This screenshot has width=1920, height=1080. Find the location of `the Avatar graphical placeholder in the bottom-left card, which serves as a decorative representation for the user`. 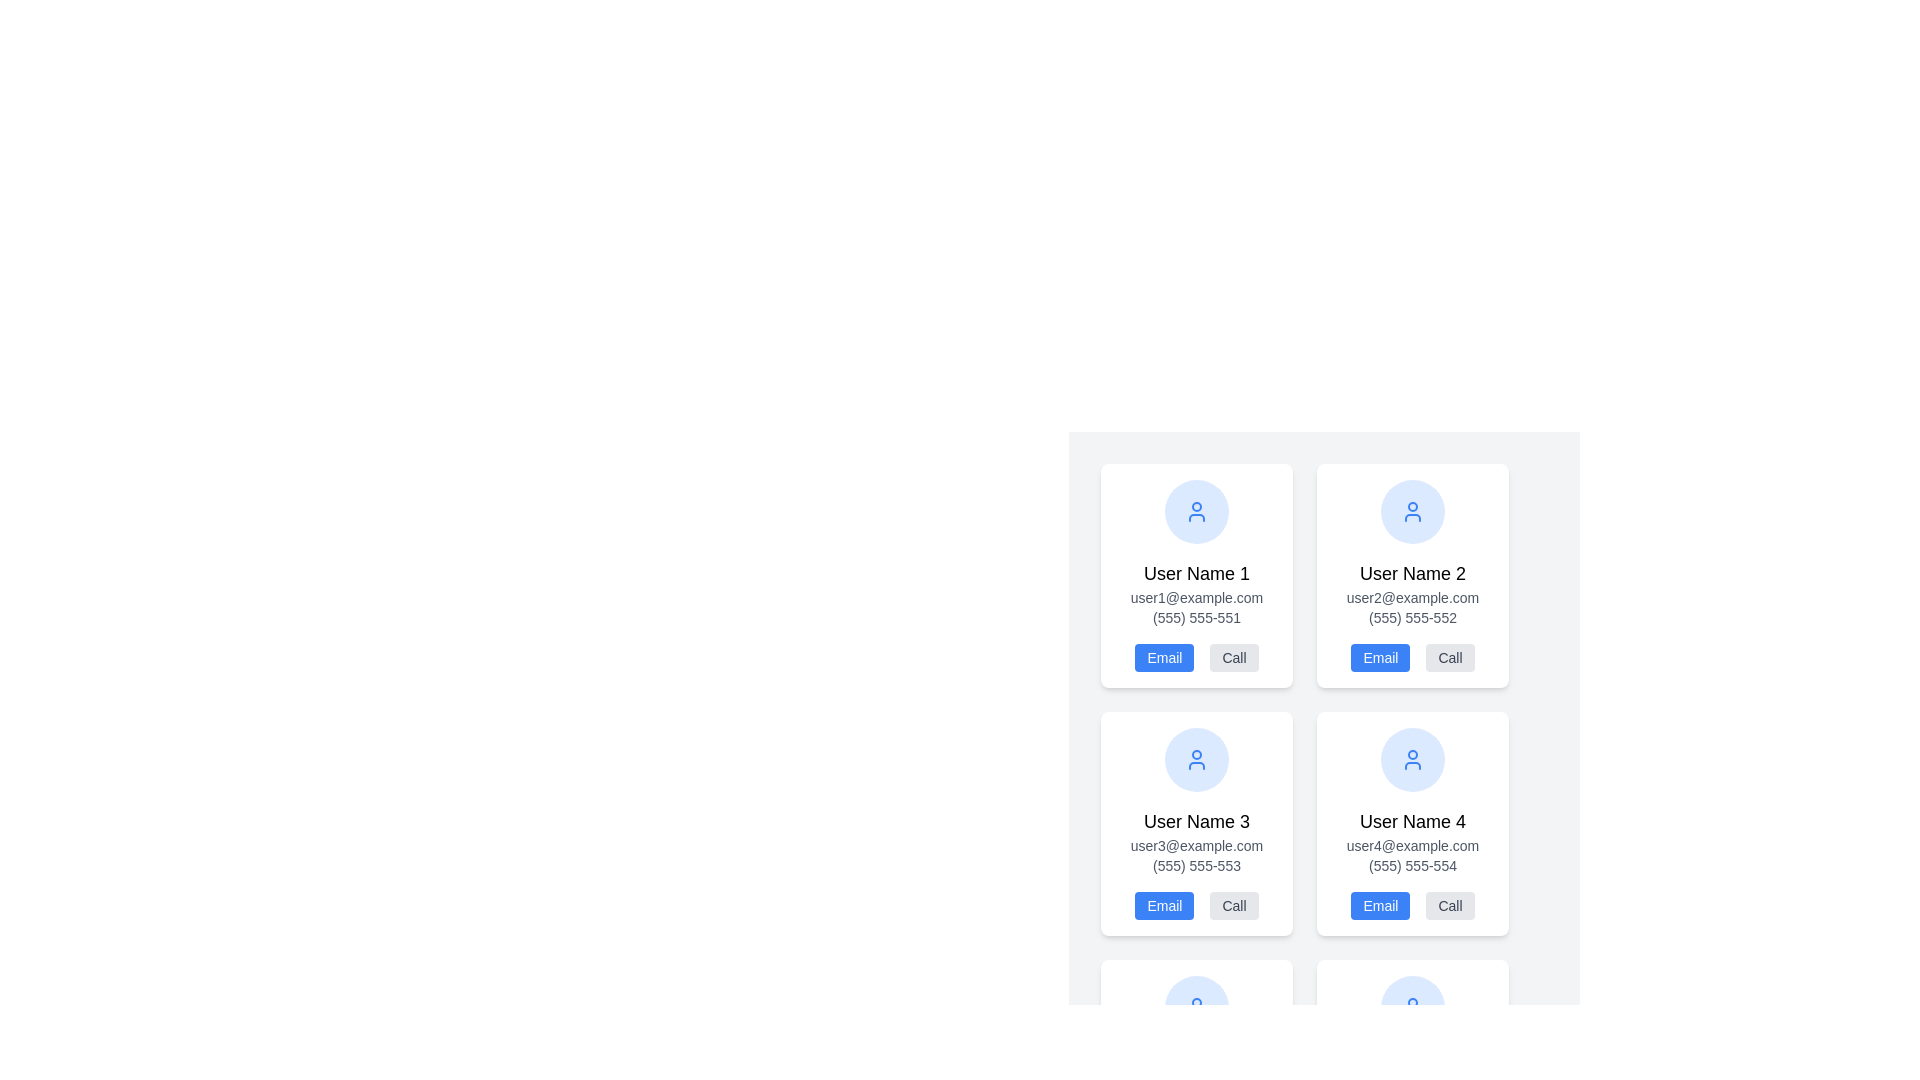

the Avatar graphical placeholder in the bottom-left card, which serves as a decorative representation for the user is located at coordinates (1196, 1007).